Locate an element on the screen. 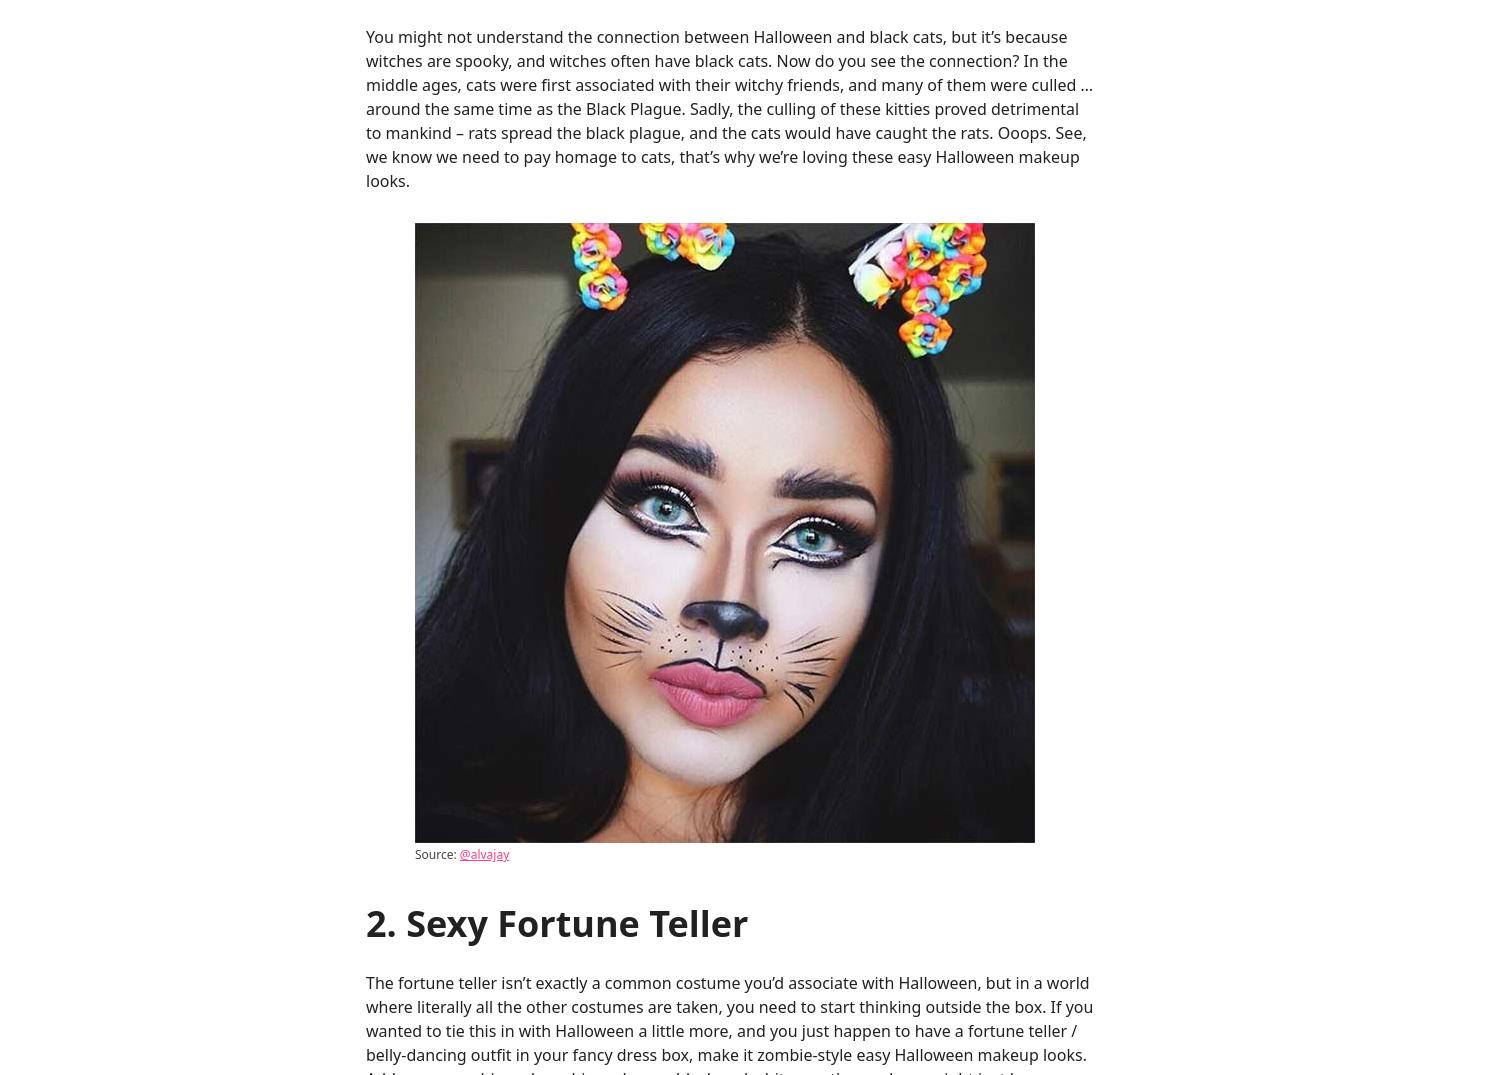  'Name' is located at coordinates (388, 638).